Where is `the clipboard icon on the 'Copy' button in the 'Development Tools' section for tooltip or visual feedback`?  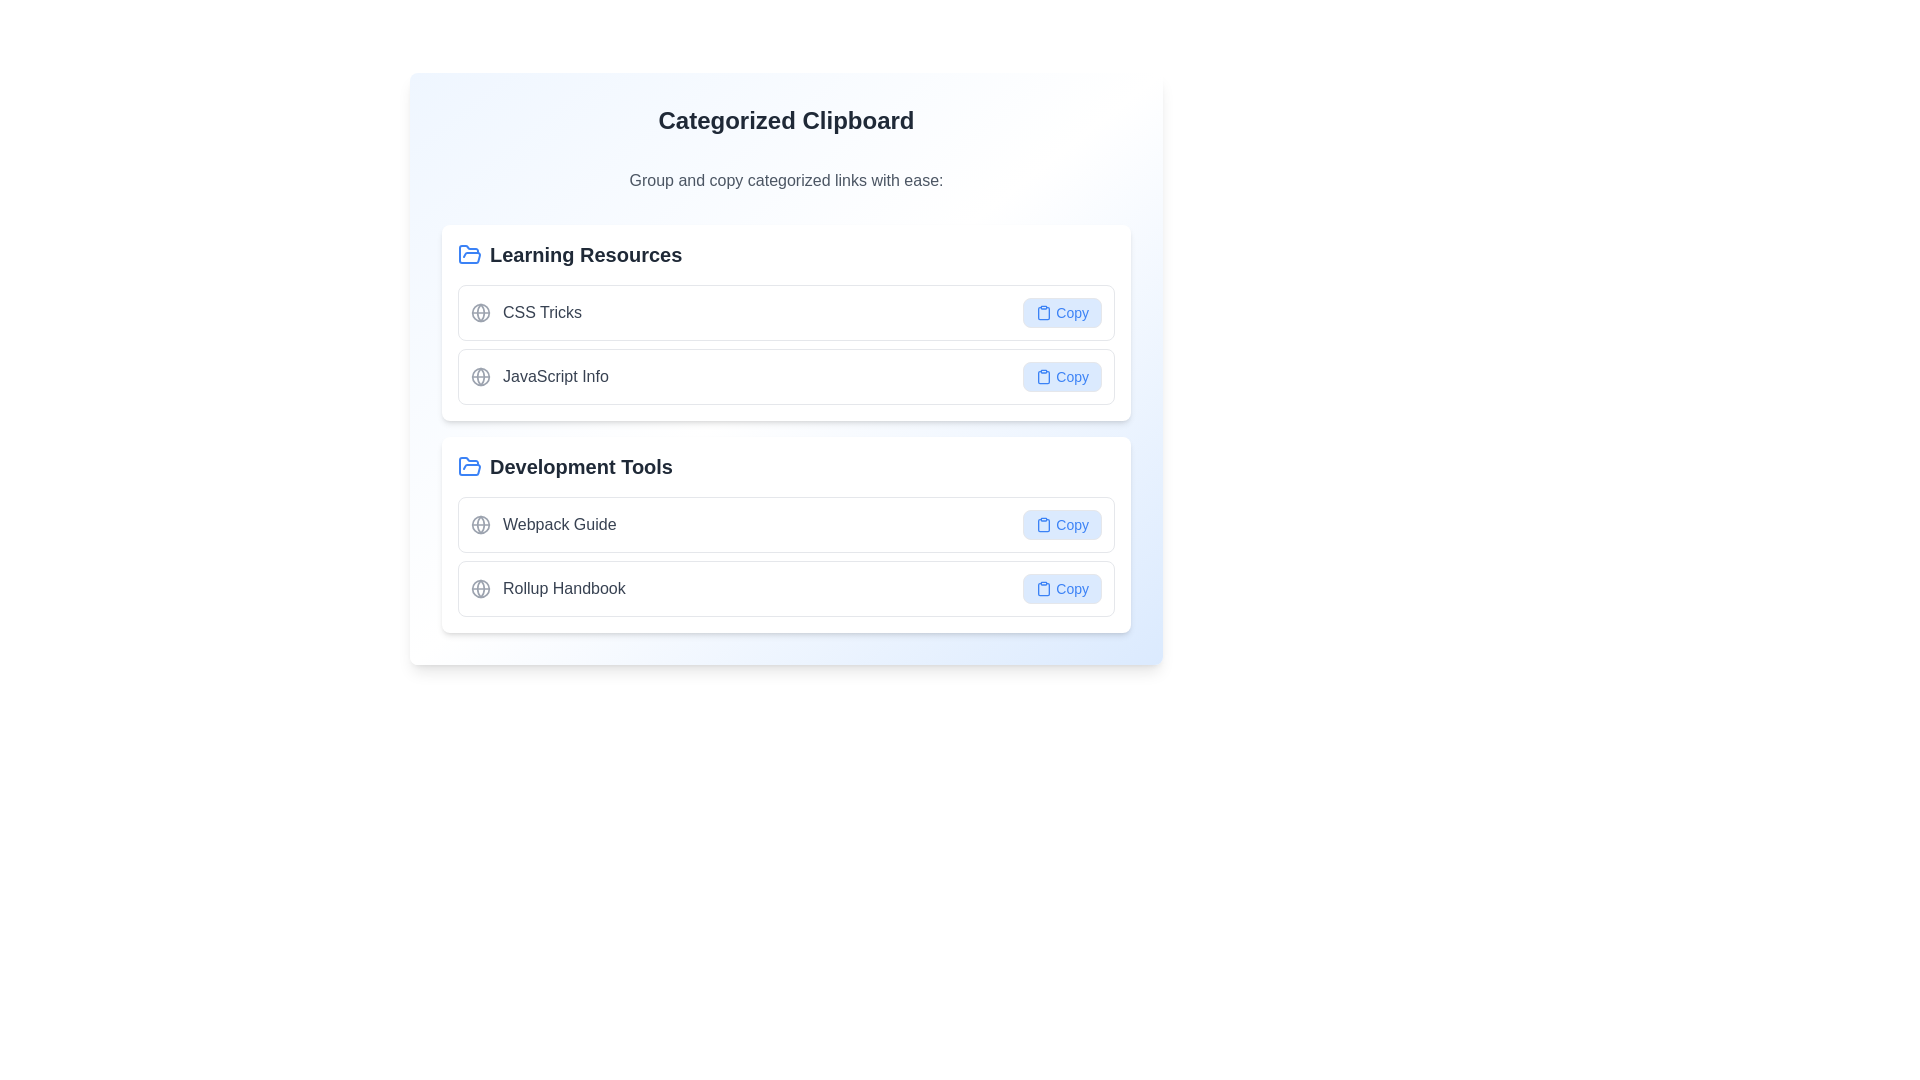 the clipboard icon on the 'Copy' button in the 'Development Tools' section for tooltip or visual feedback is located at coordinates (1043, 588).